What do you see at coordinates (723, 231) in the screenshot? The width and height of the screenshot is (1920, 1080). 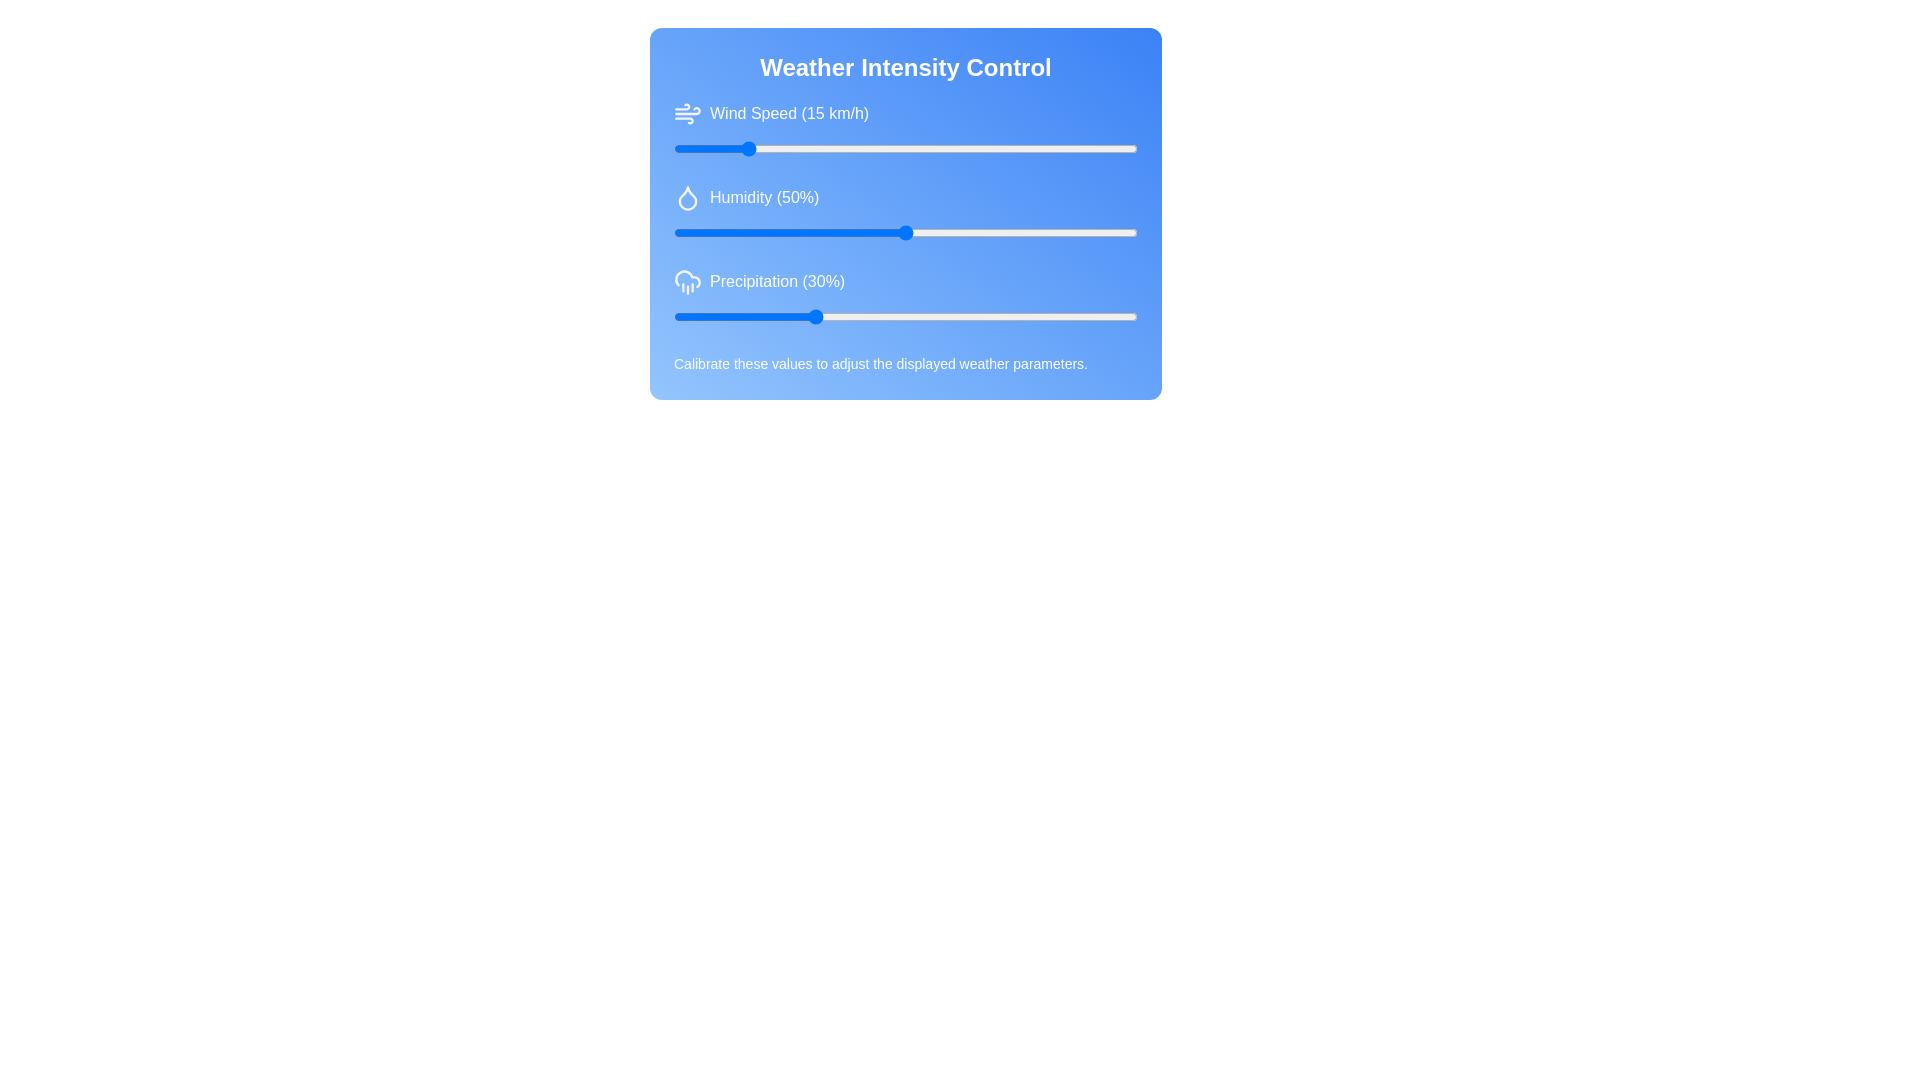 I see `the humidity level` at bounding box center [723, 231].